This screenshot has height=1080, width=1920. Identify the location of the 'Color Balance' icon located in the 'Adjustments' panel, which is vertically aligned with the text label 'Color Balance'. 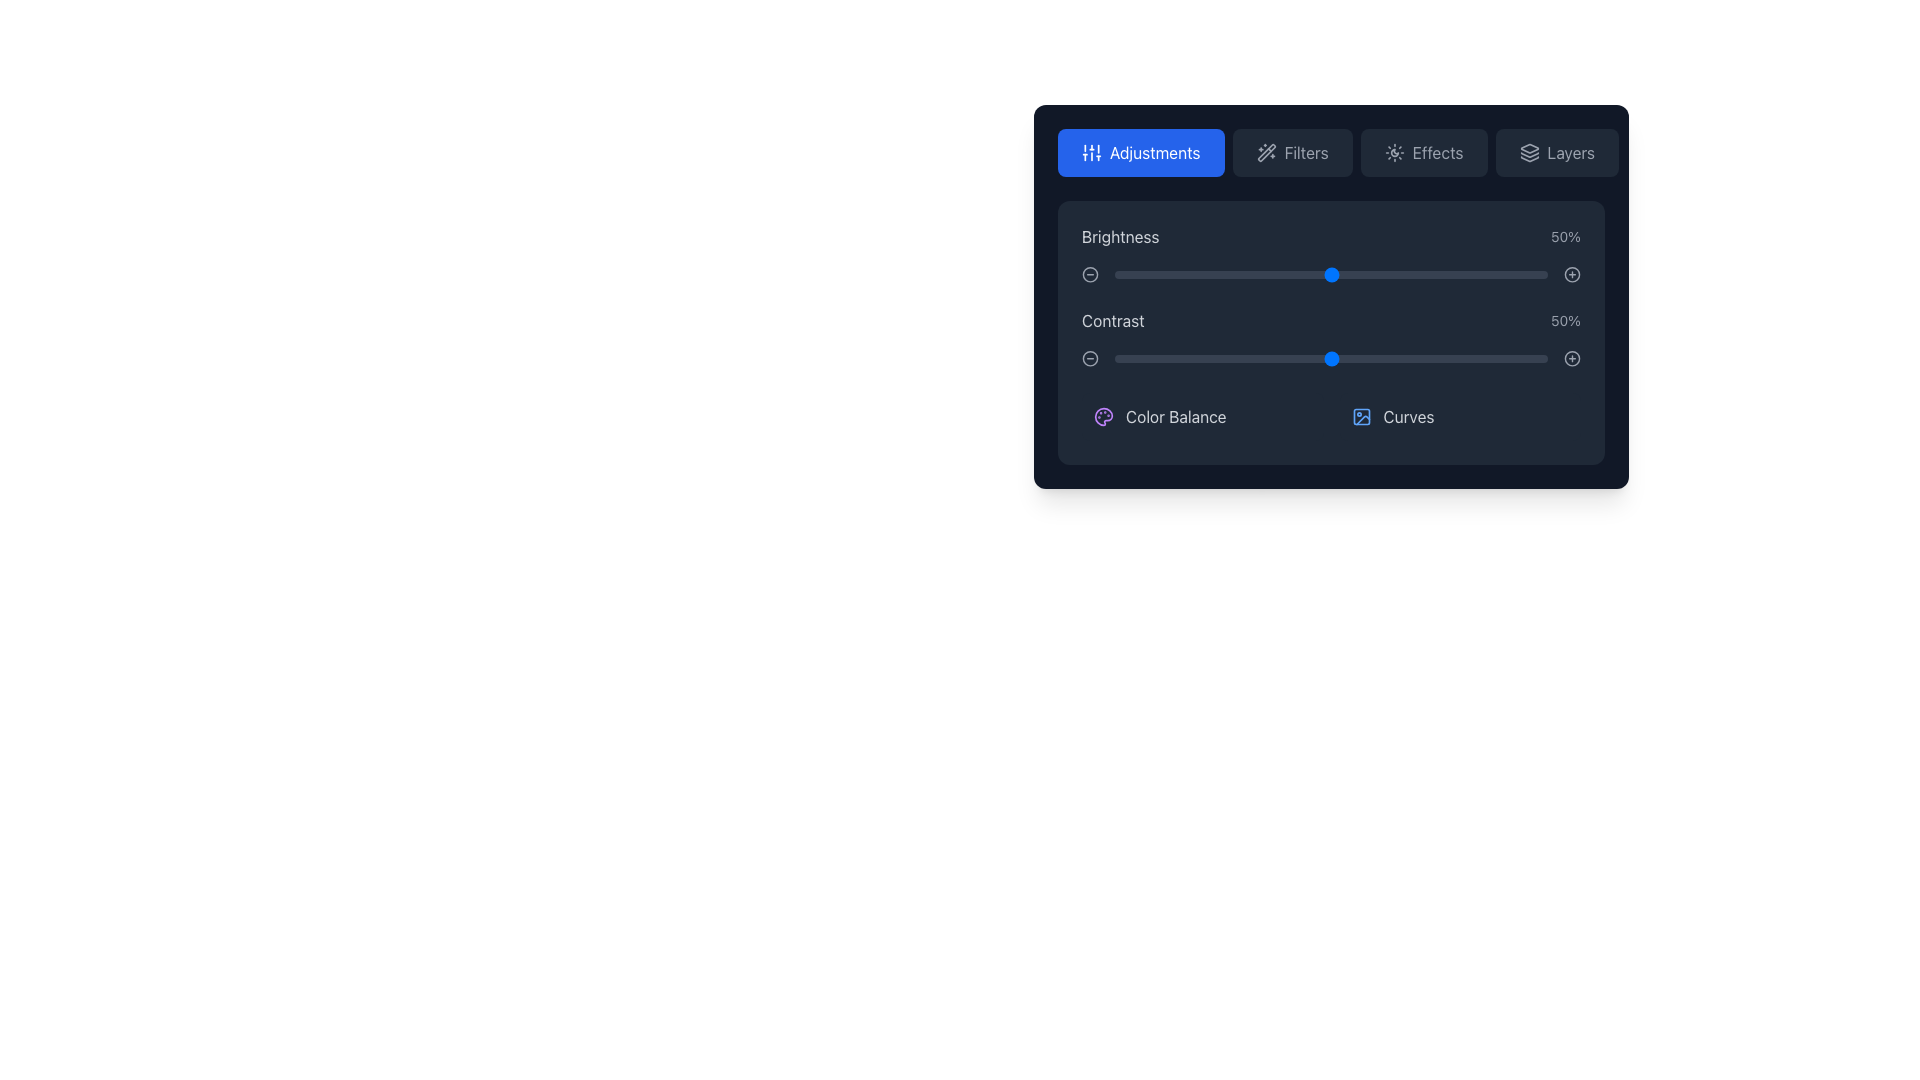
(1103, 415).